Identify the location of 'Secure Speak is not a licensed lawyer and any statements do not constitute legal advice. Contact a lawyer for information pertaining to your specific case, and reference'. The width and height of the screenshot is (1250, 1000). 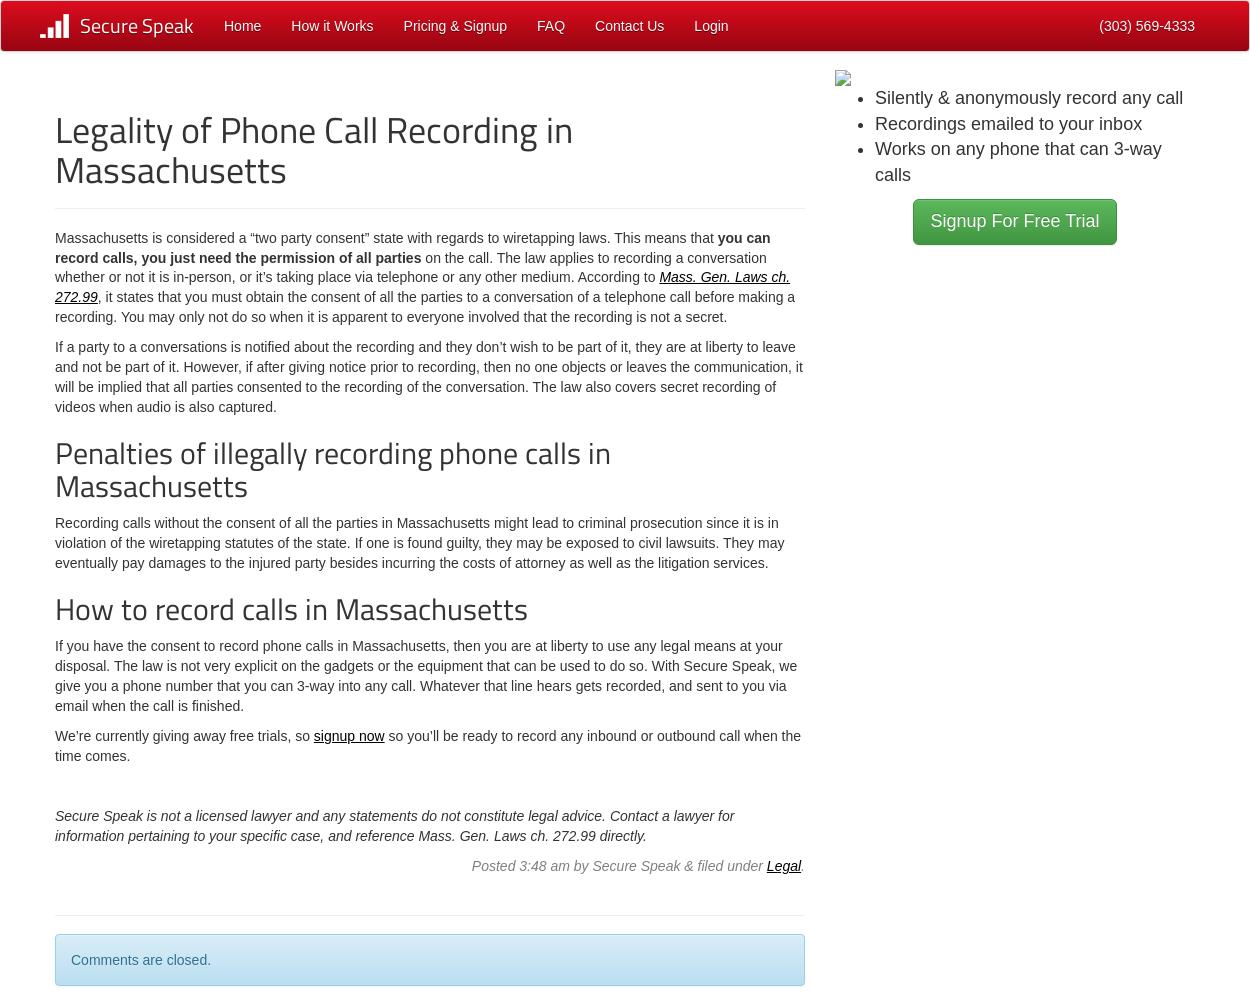
(394, 825).